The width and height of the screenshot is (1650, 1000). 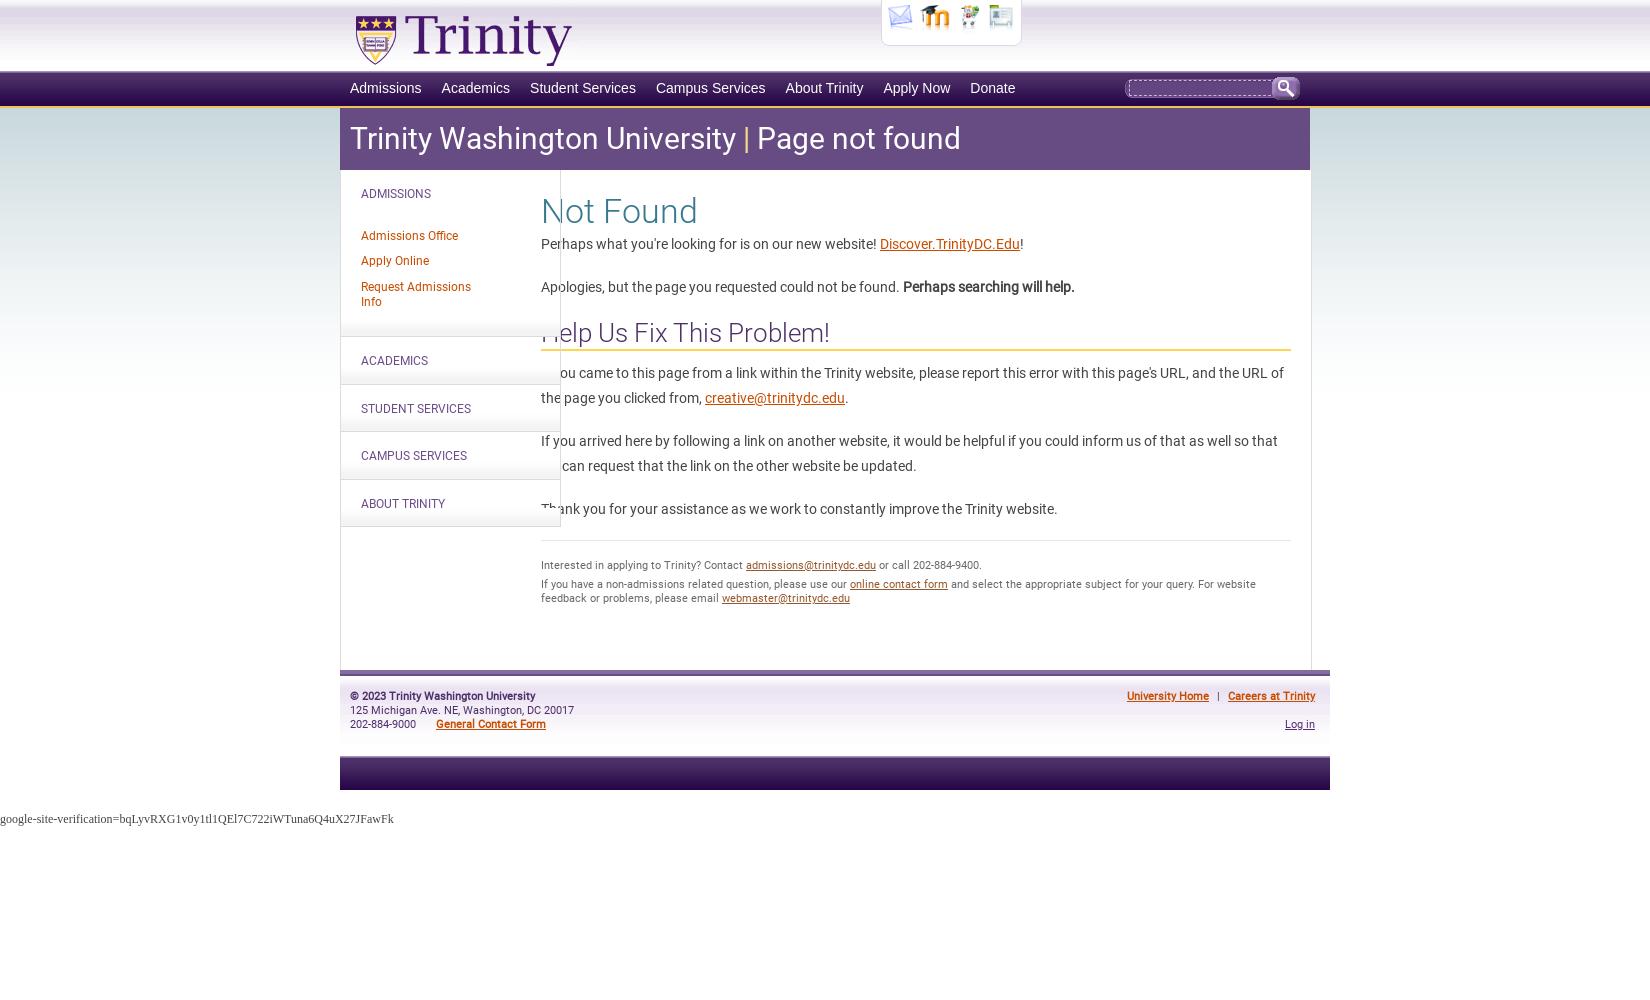 What do you see at coordinates (898, 583) in the screenshot?
I see `'online contact form'` at bounding box center [898, 583].